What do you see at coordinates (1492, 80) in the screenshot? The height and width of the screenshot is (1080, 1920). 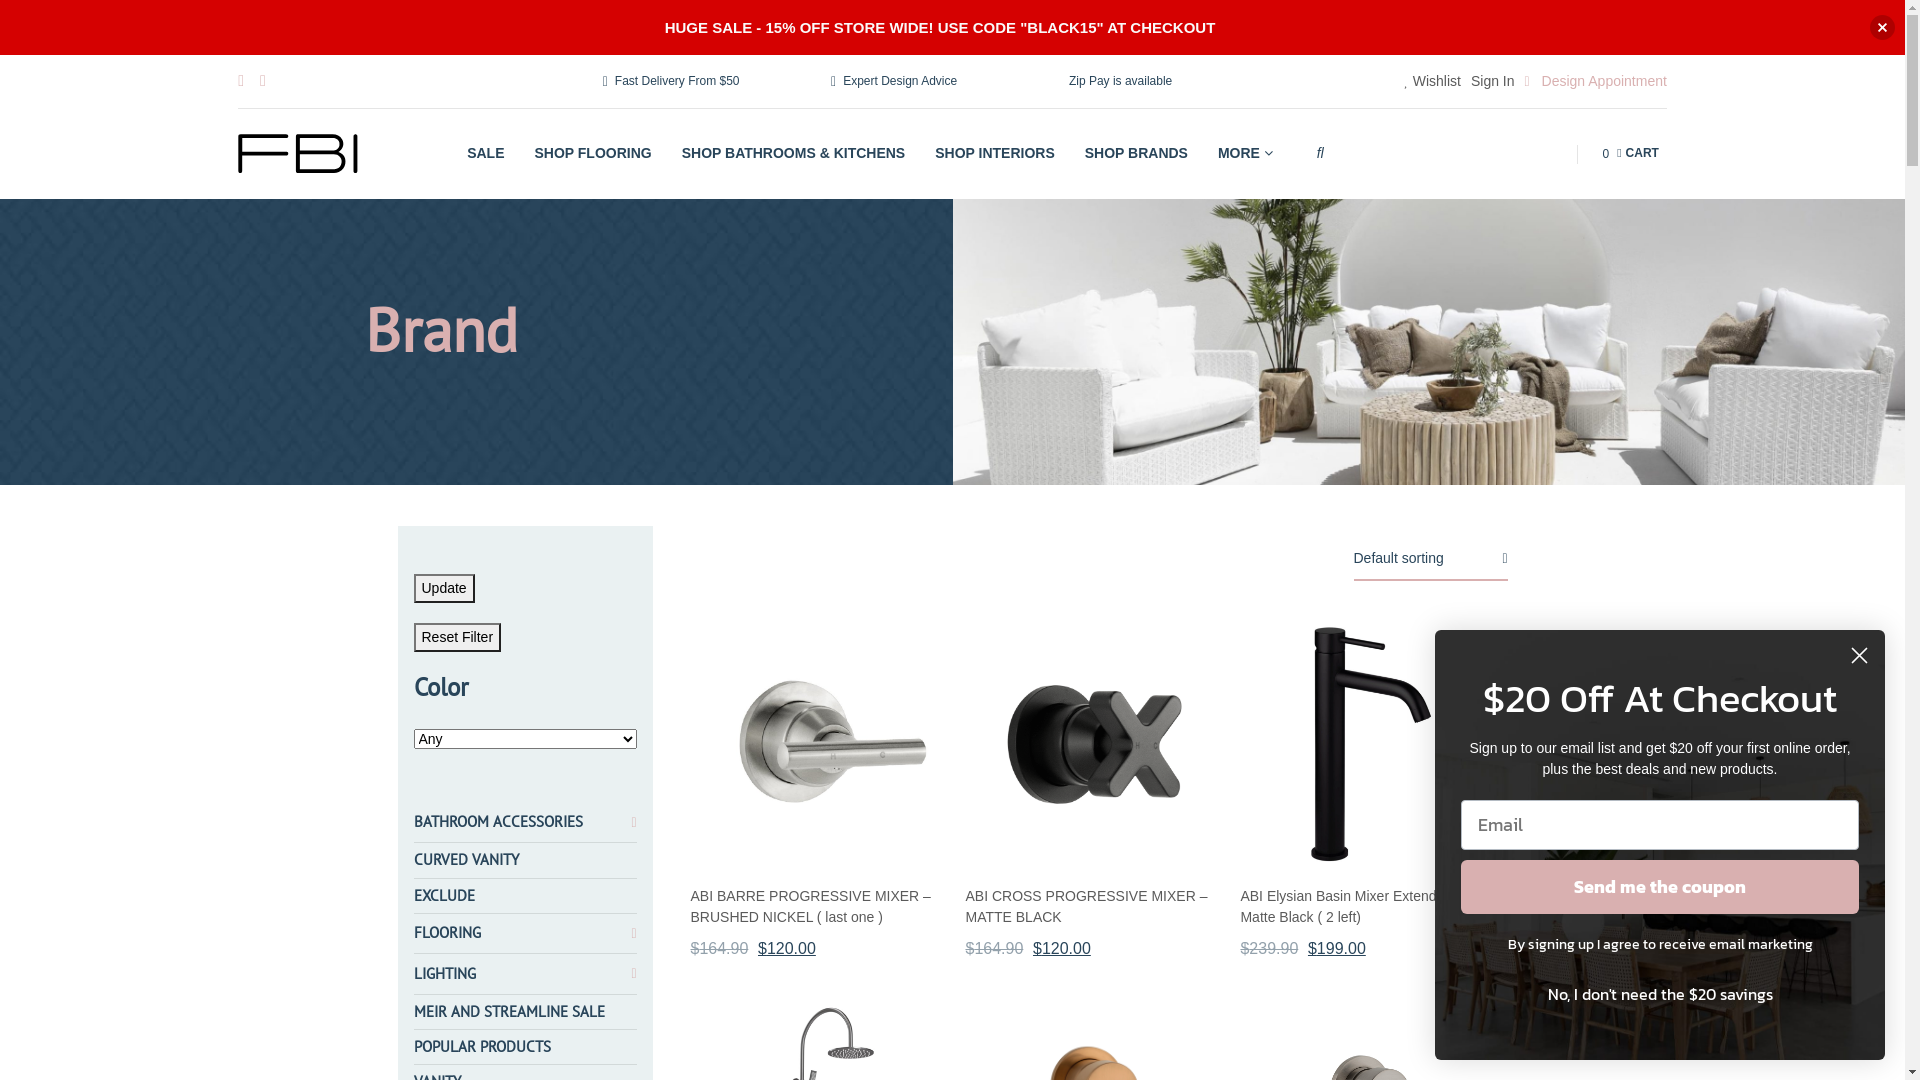 I see `'Sign In'` at bounding box center [1492, 80].